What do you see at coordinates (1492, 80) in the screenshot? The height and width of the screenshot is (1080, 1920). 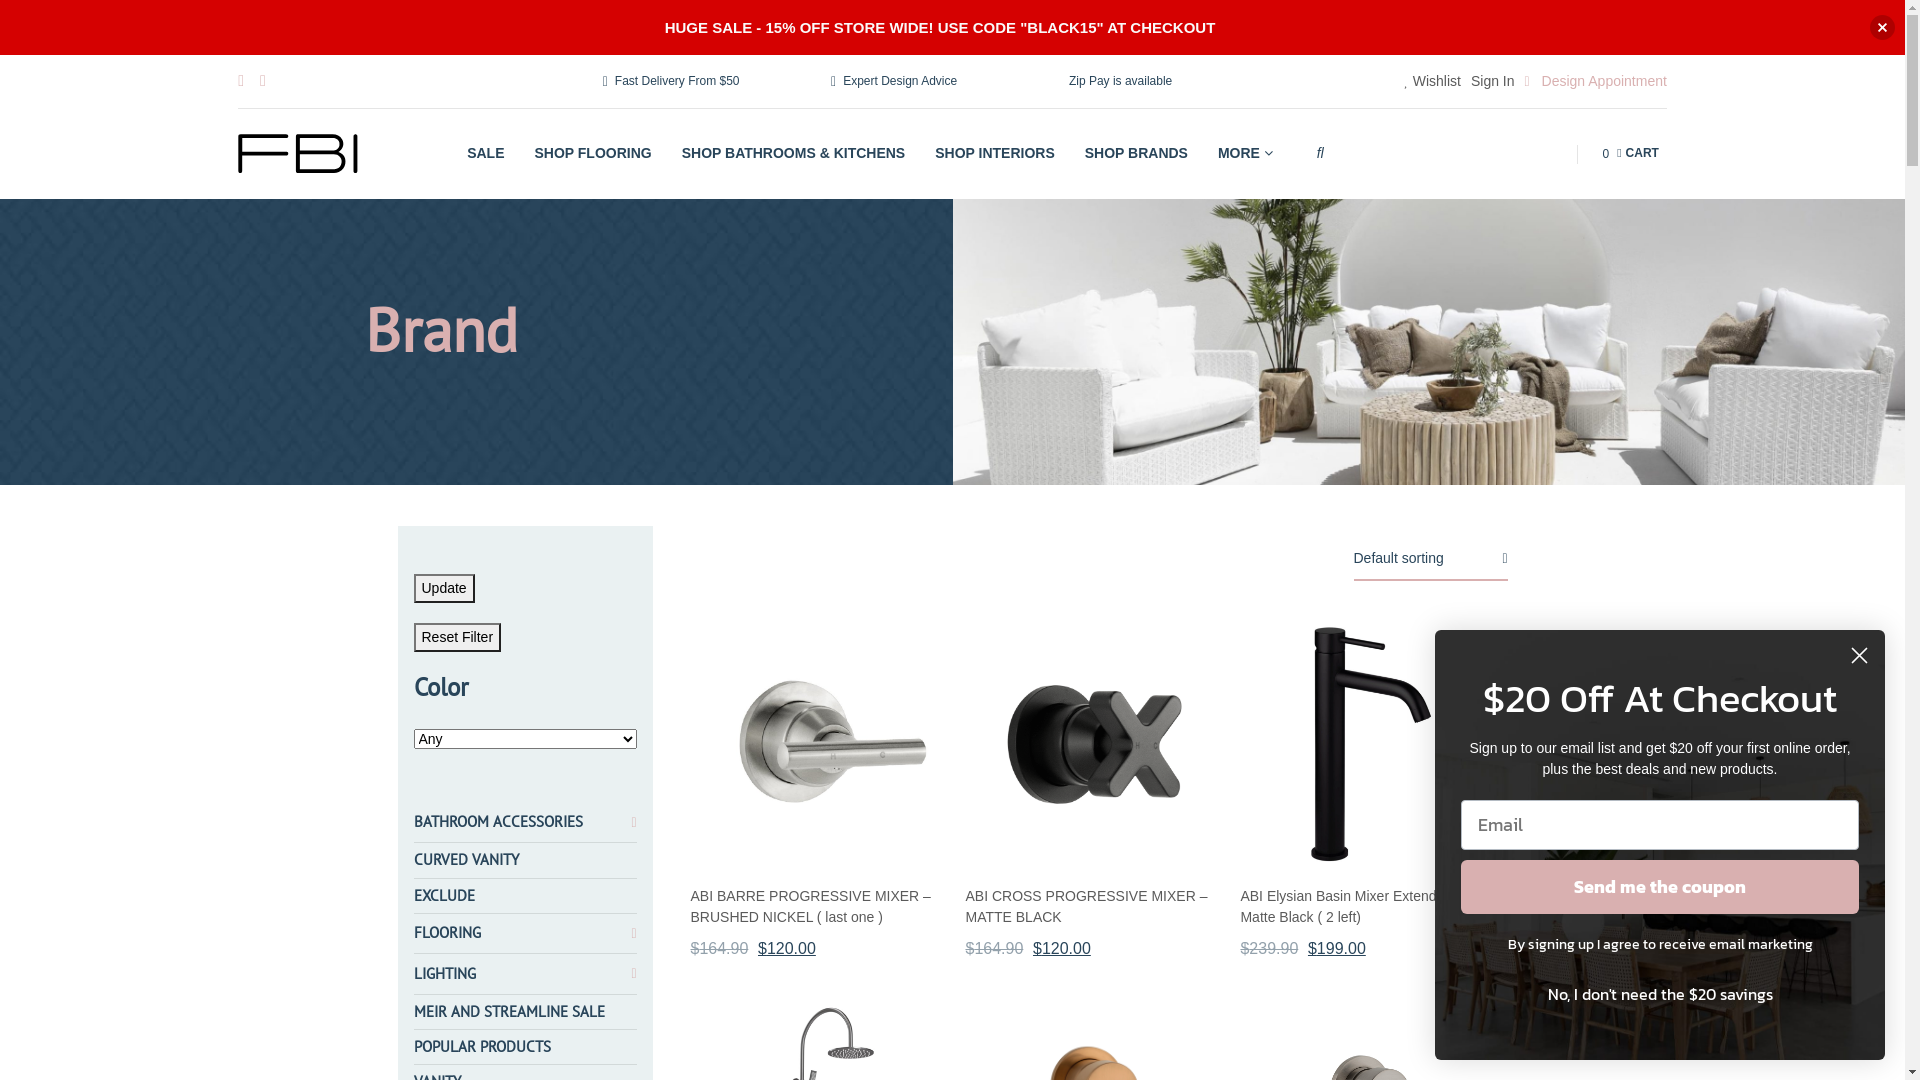 I see `'Sign In'` at bounding box center [1492, 80].